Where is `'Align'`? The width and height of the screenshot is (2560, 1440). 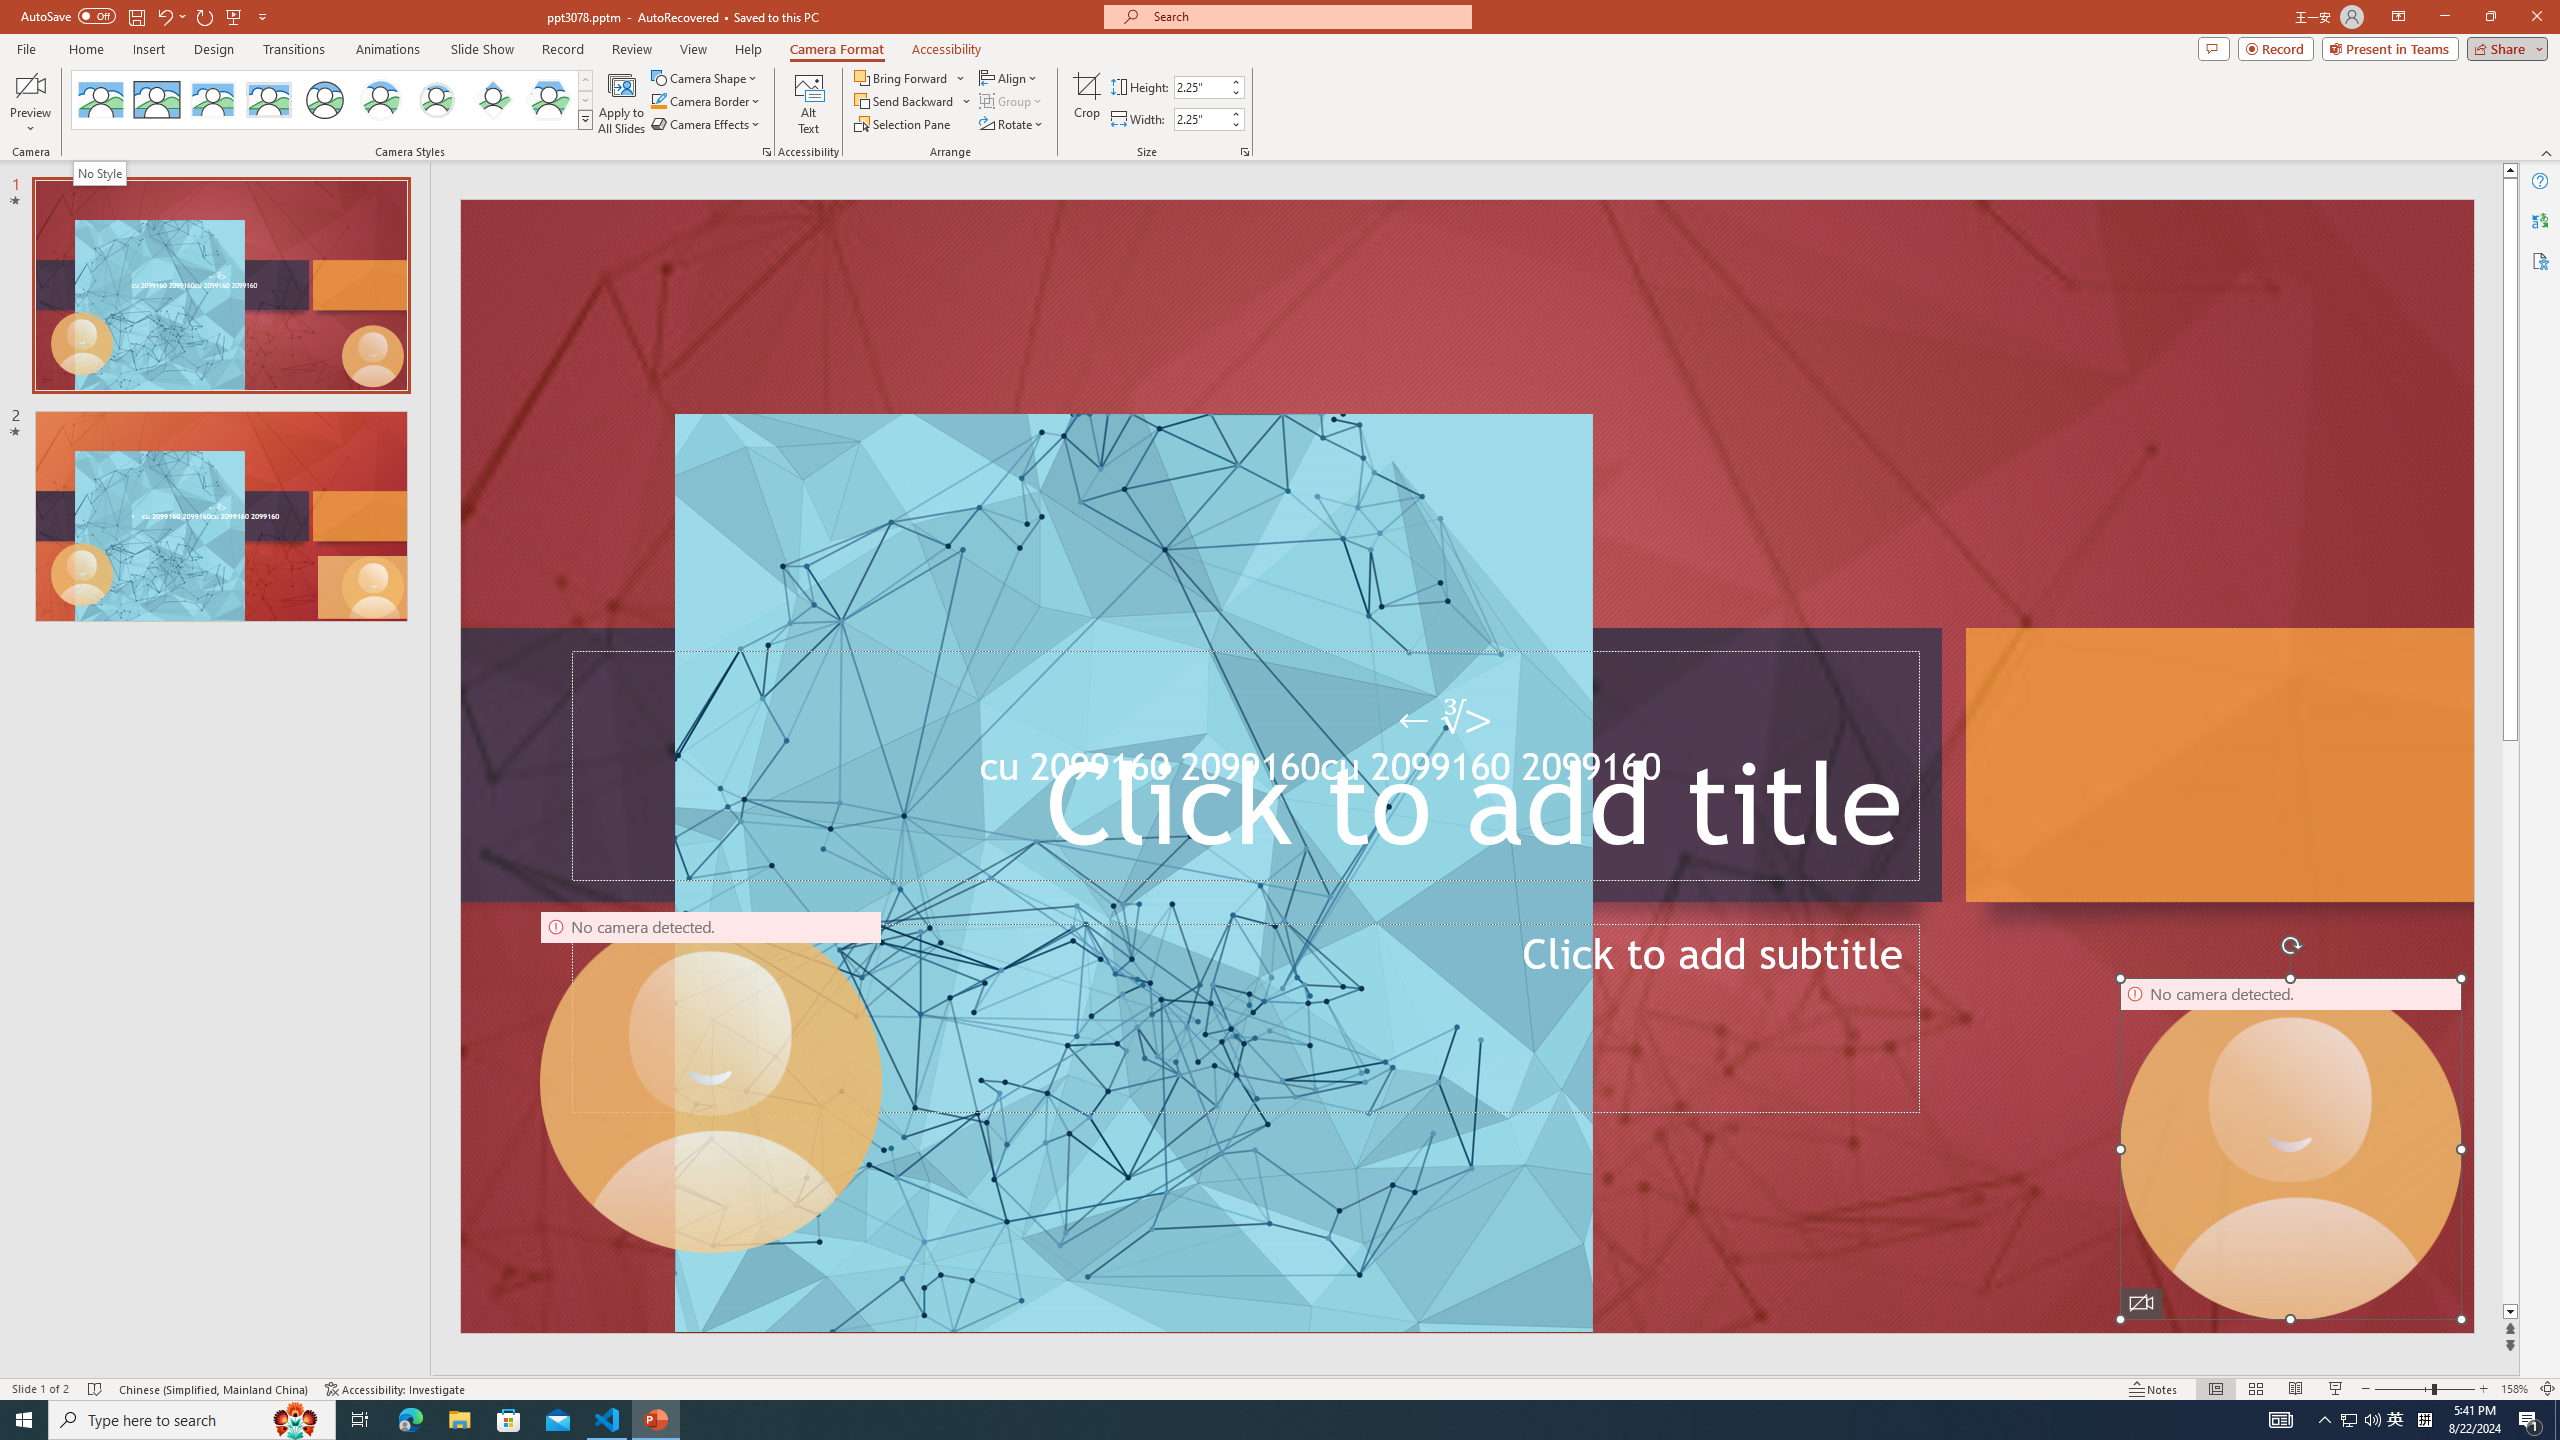
'Align' is located at coordinates (1008, 77).